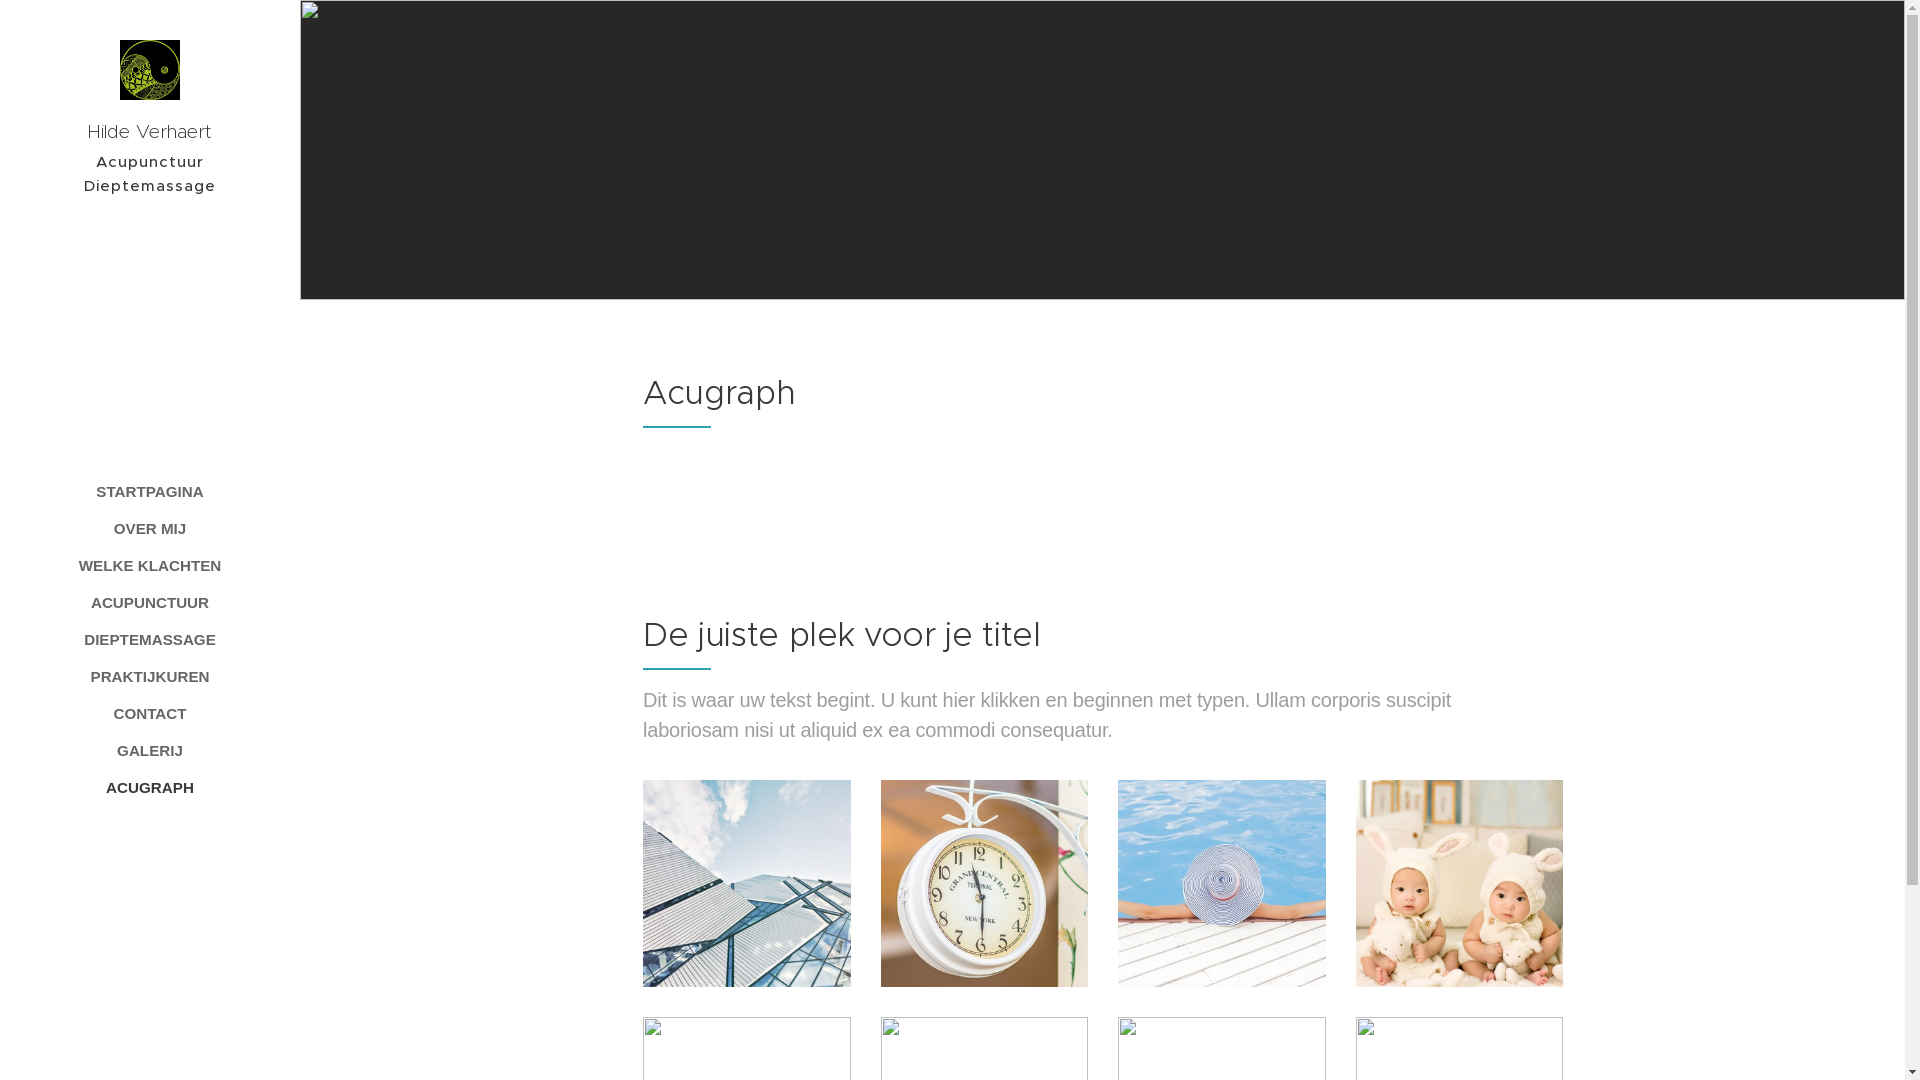  What do you see at coordinates (148, 750) in the screenshot?
I see `'GALERIJ'` at bounding box center [148, 750].